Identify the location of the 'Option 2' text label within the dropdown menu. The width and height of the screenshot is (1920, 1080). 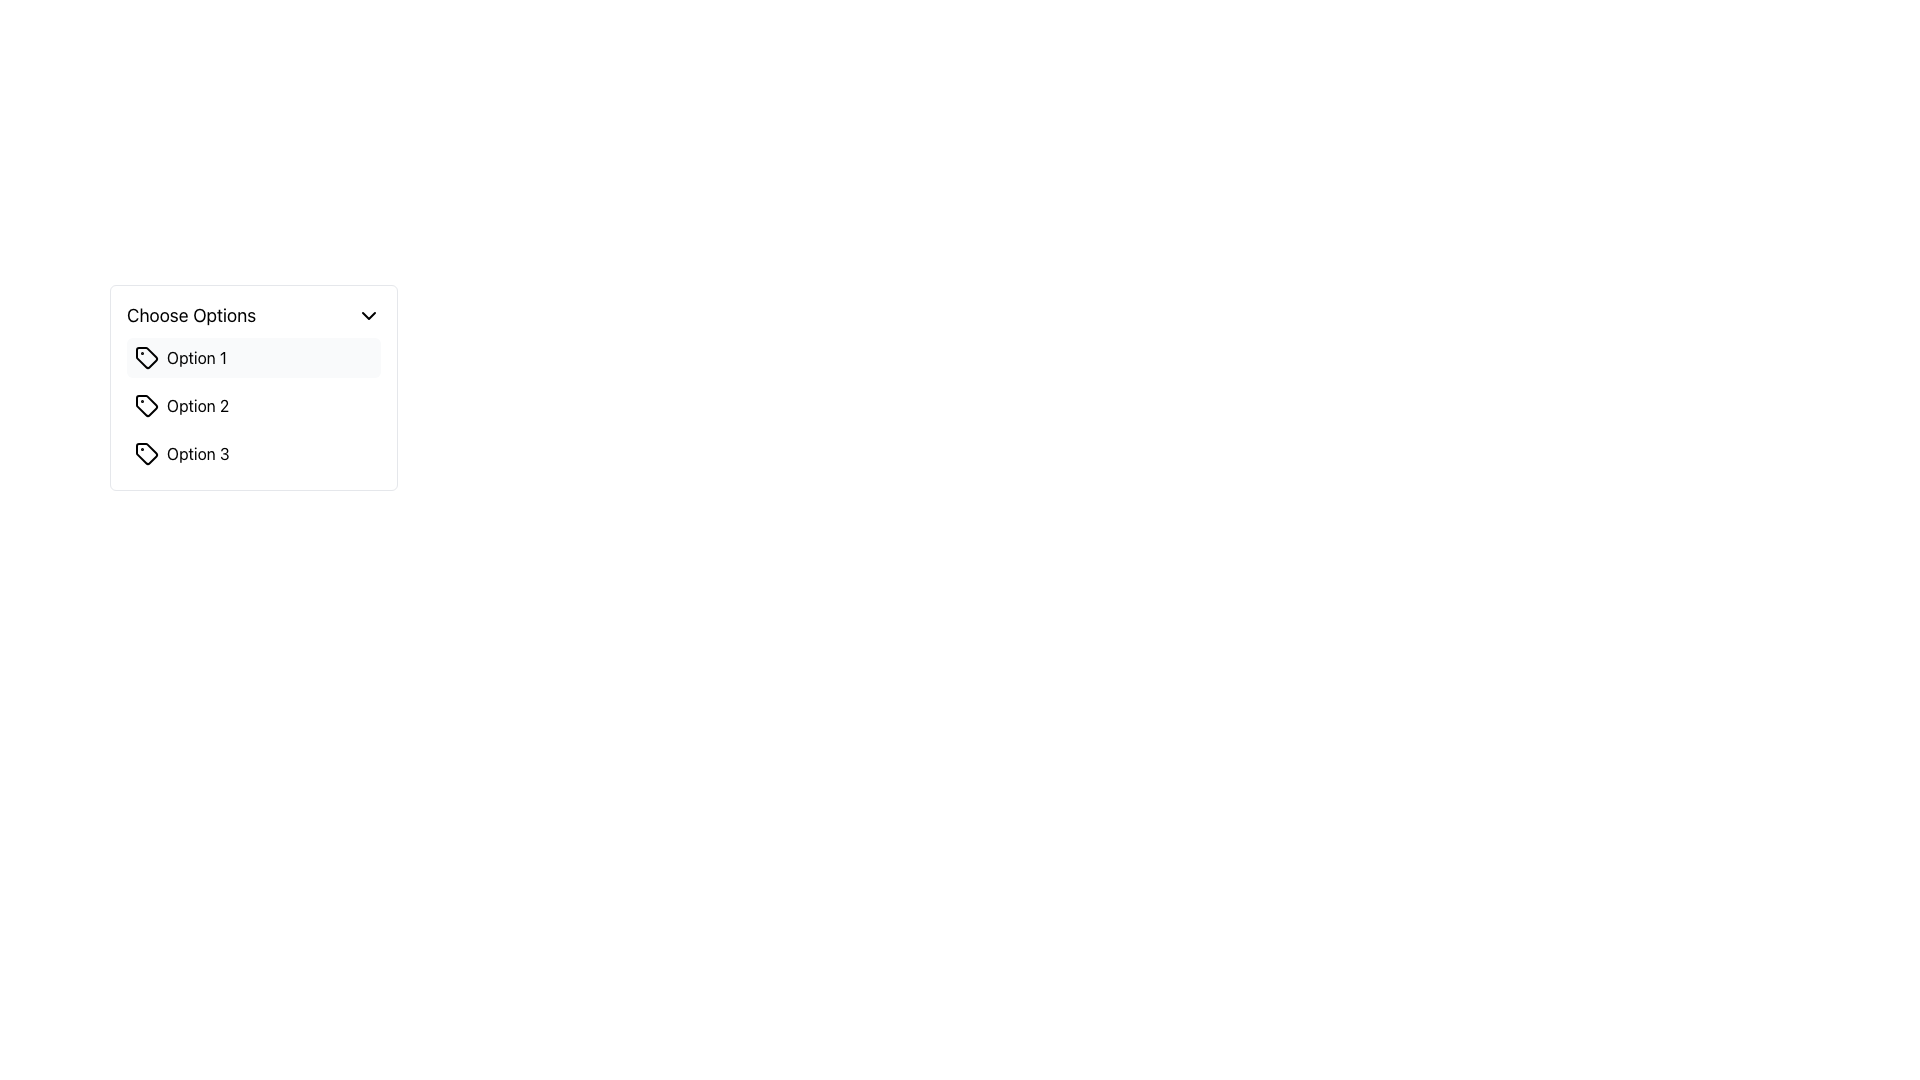
(198, 405).